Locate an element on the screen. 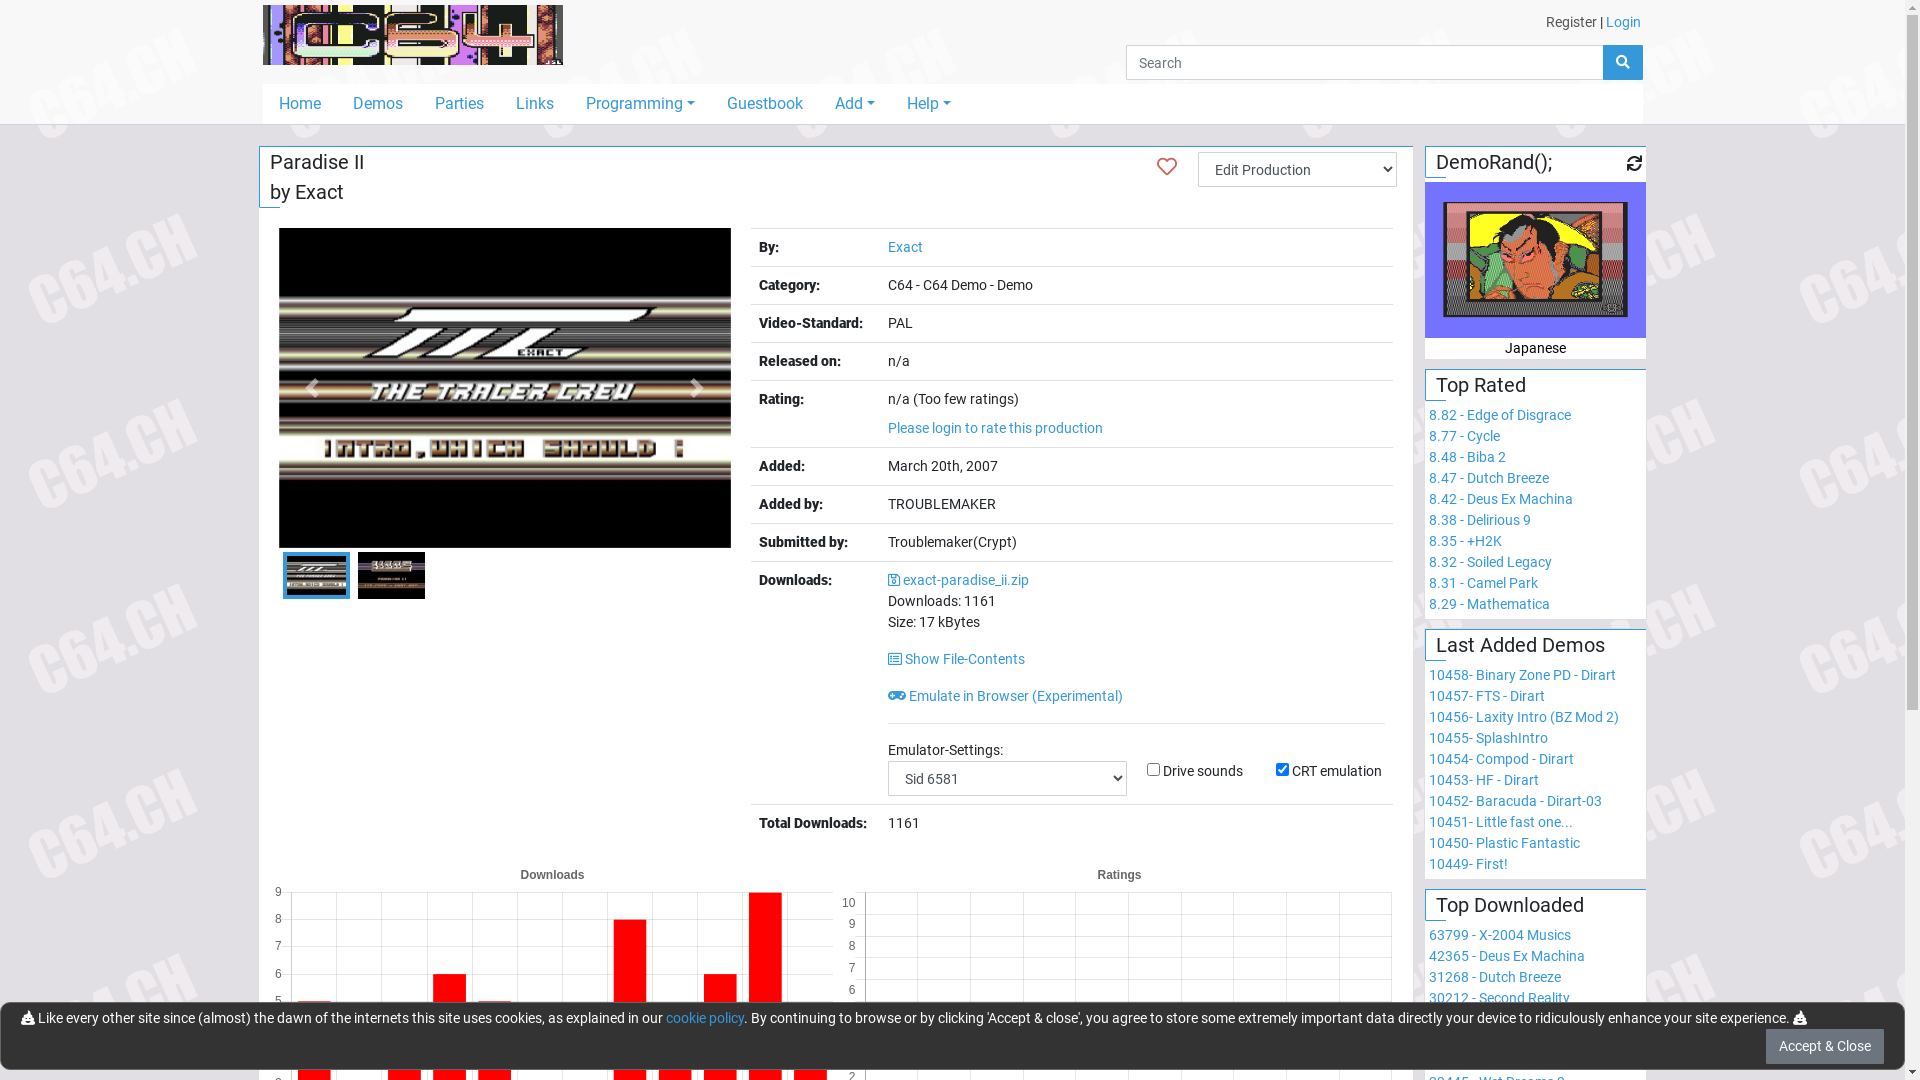 The height and width of the screenshot is (1080, 1920). '8.42 - Deus Ex Machina' is located at coordinates (1428, 497).